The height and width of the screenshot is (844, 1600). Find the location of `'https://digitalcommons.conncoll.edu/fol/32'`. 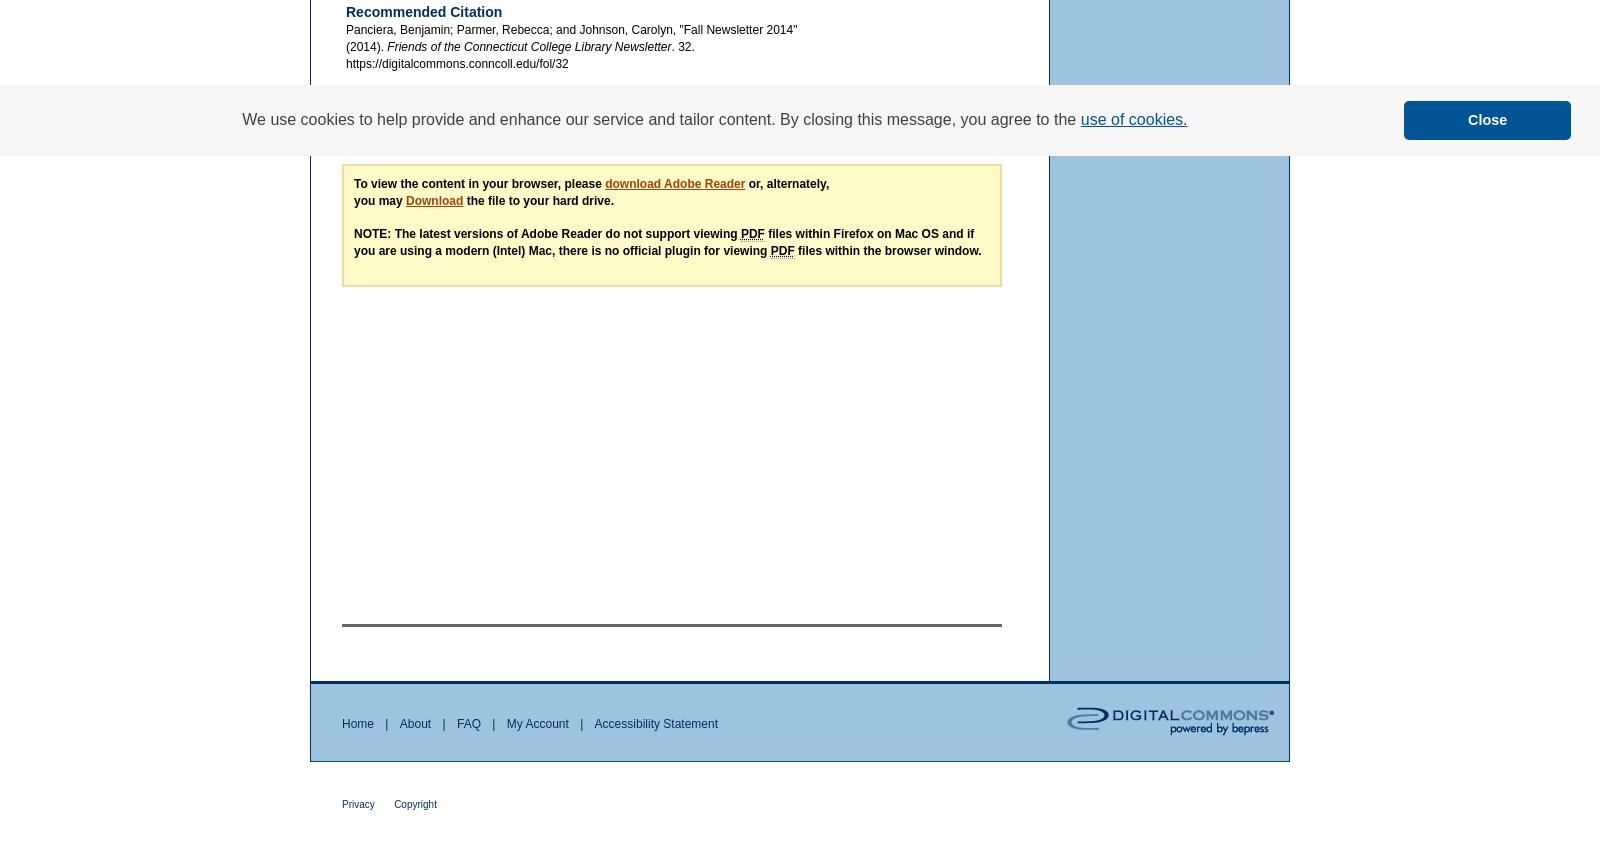

'https://digitalcommons.conncoll.edu/fol/32' is located at coordinates (345, 61).